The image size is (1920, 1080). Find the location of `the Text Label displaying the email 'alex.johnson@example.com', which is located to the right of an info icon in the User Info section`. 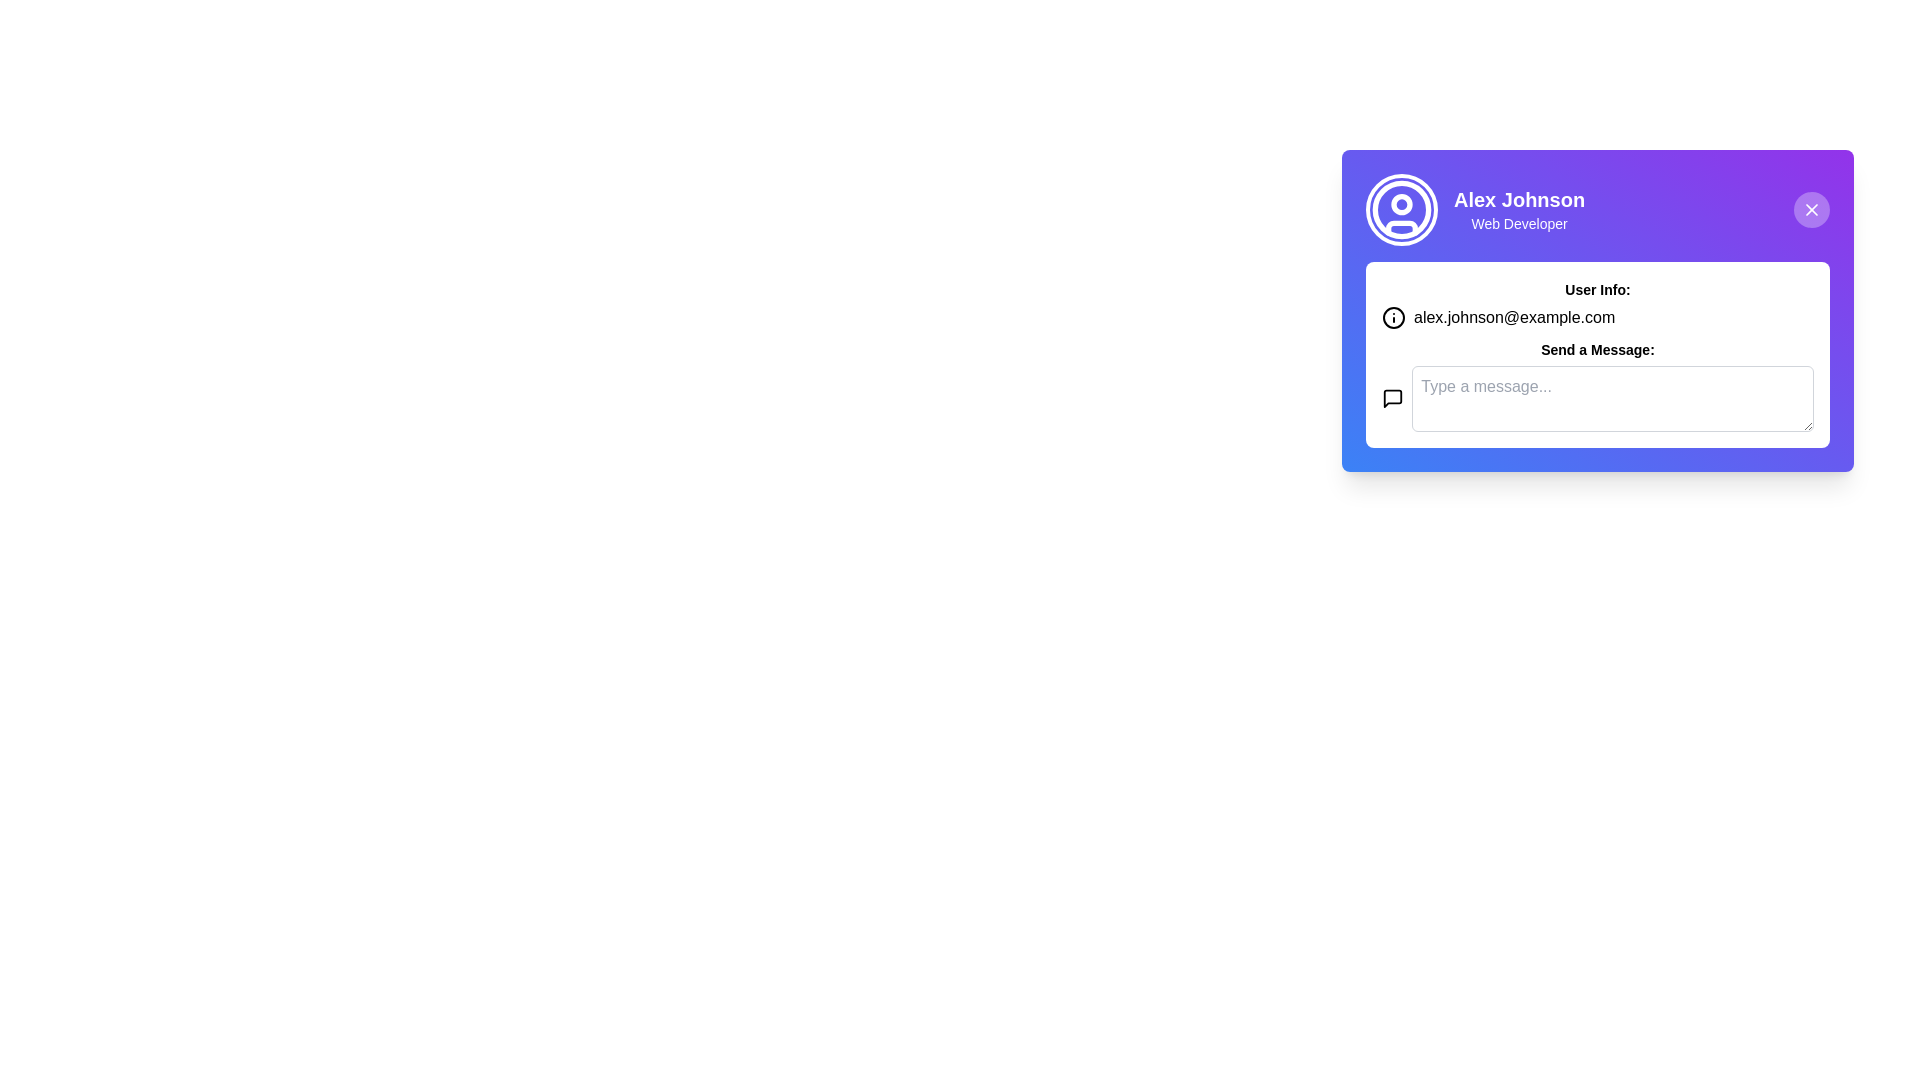

the Text Label displaying the email 'alex.johnson@example.com', which is located to the right of an info icon in the User Info section is located at coordinates (1514, 316).